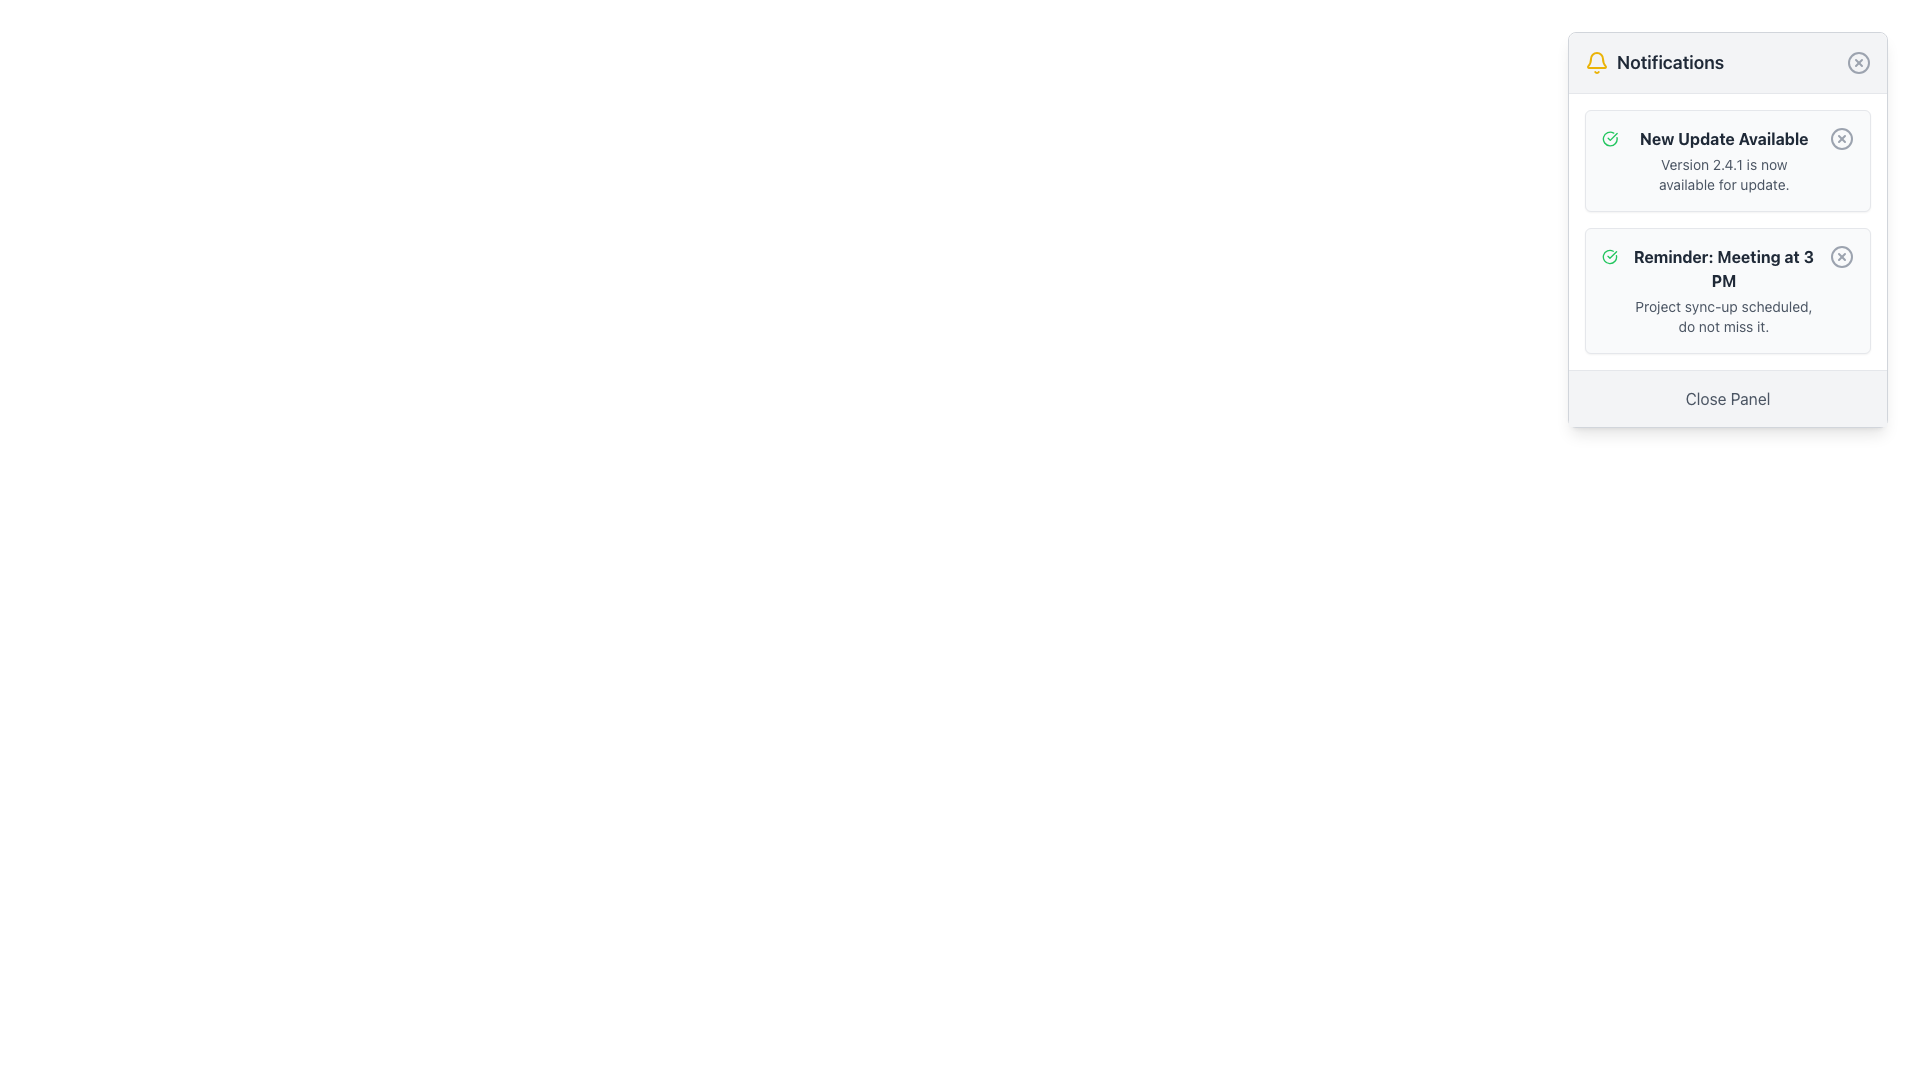 This screenshot has width=1920, height=1080. What do you see at coordinates (1841, 137) in the screenshot?
I see `the circular graphical component of the SVG icon located in the upper-right area of the notification panel, adjacent to the 'New Update Available' notification entry` at bounding box center [1841, 137].